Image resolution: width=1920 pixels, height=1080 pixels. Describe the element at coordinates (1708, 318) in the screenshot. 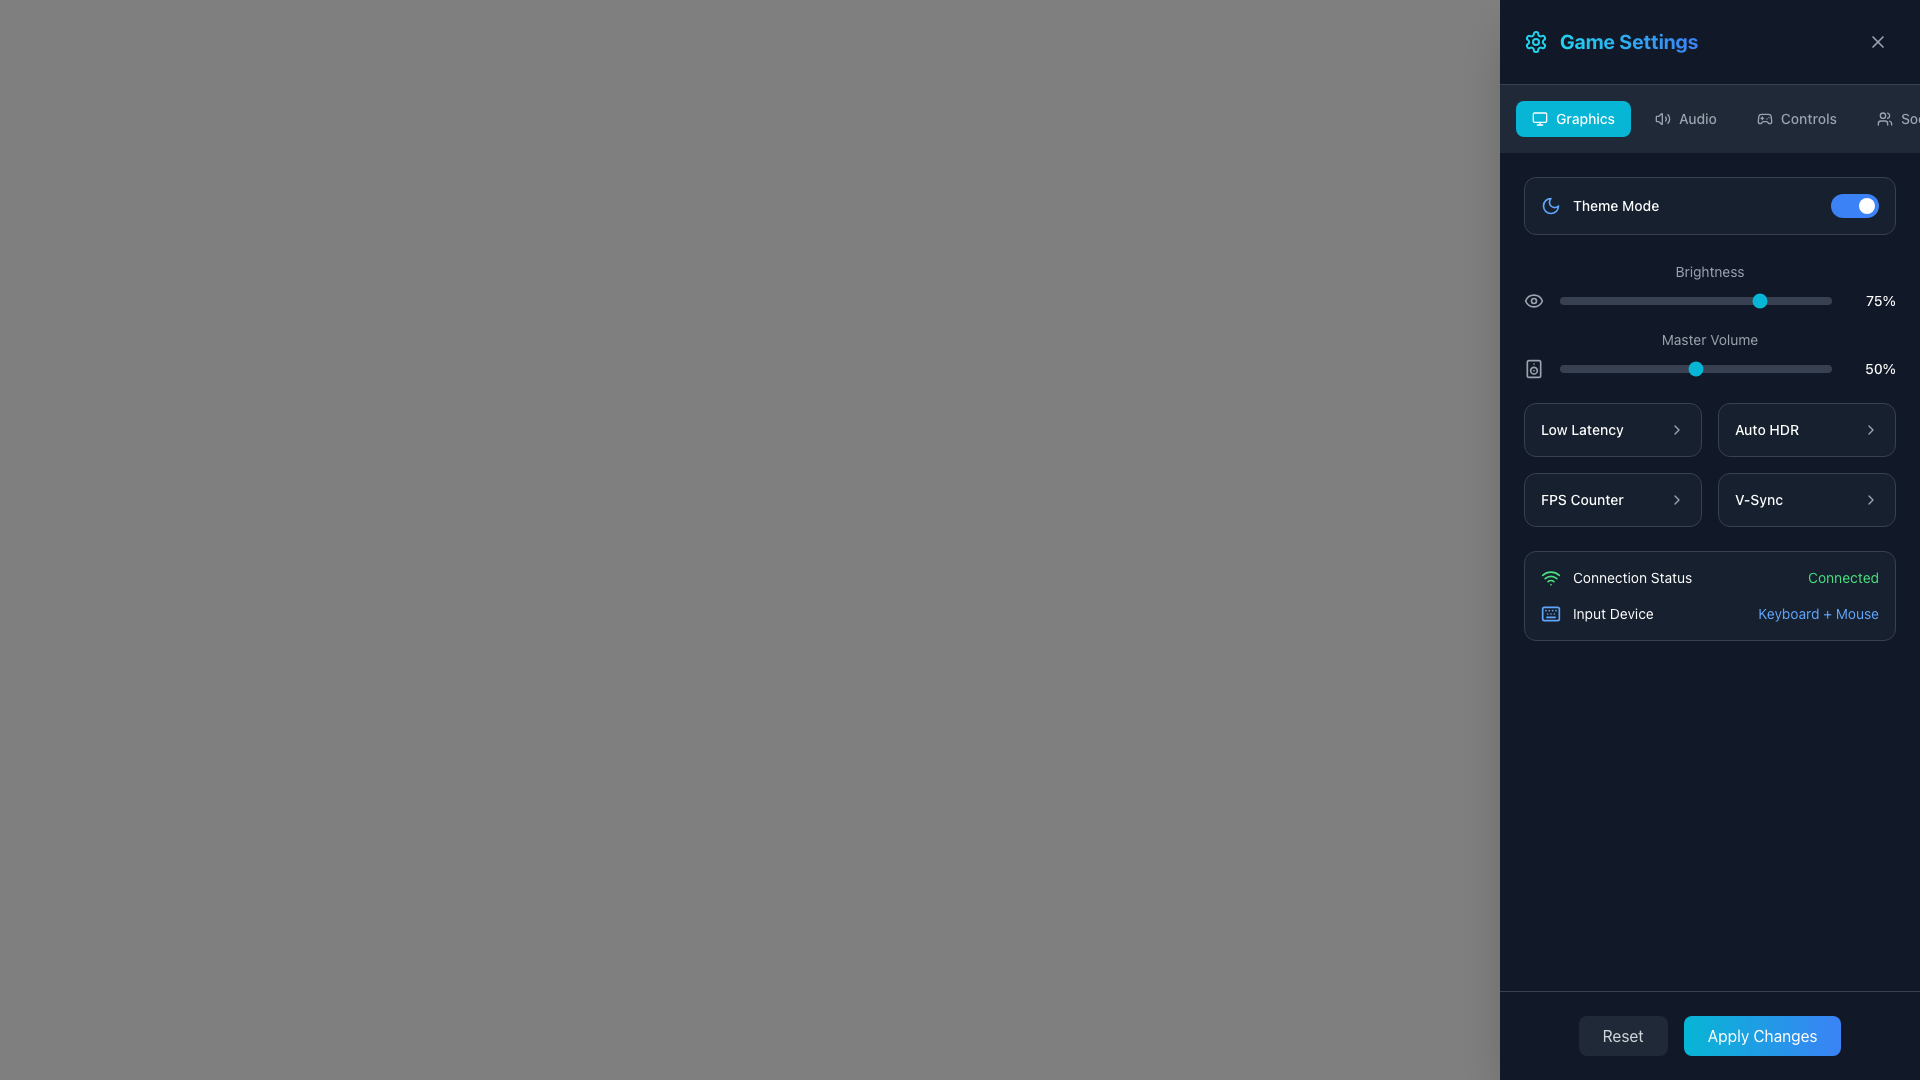

I see `the composite UI component containing the two interactive range sliders for 'Brightness' and 'Master Volume'` at that location.